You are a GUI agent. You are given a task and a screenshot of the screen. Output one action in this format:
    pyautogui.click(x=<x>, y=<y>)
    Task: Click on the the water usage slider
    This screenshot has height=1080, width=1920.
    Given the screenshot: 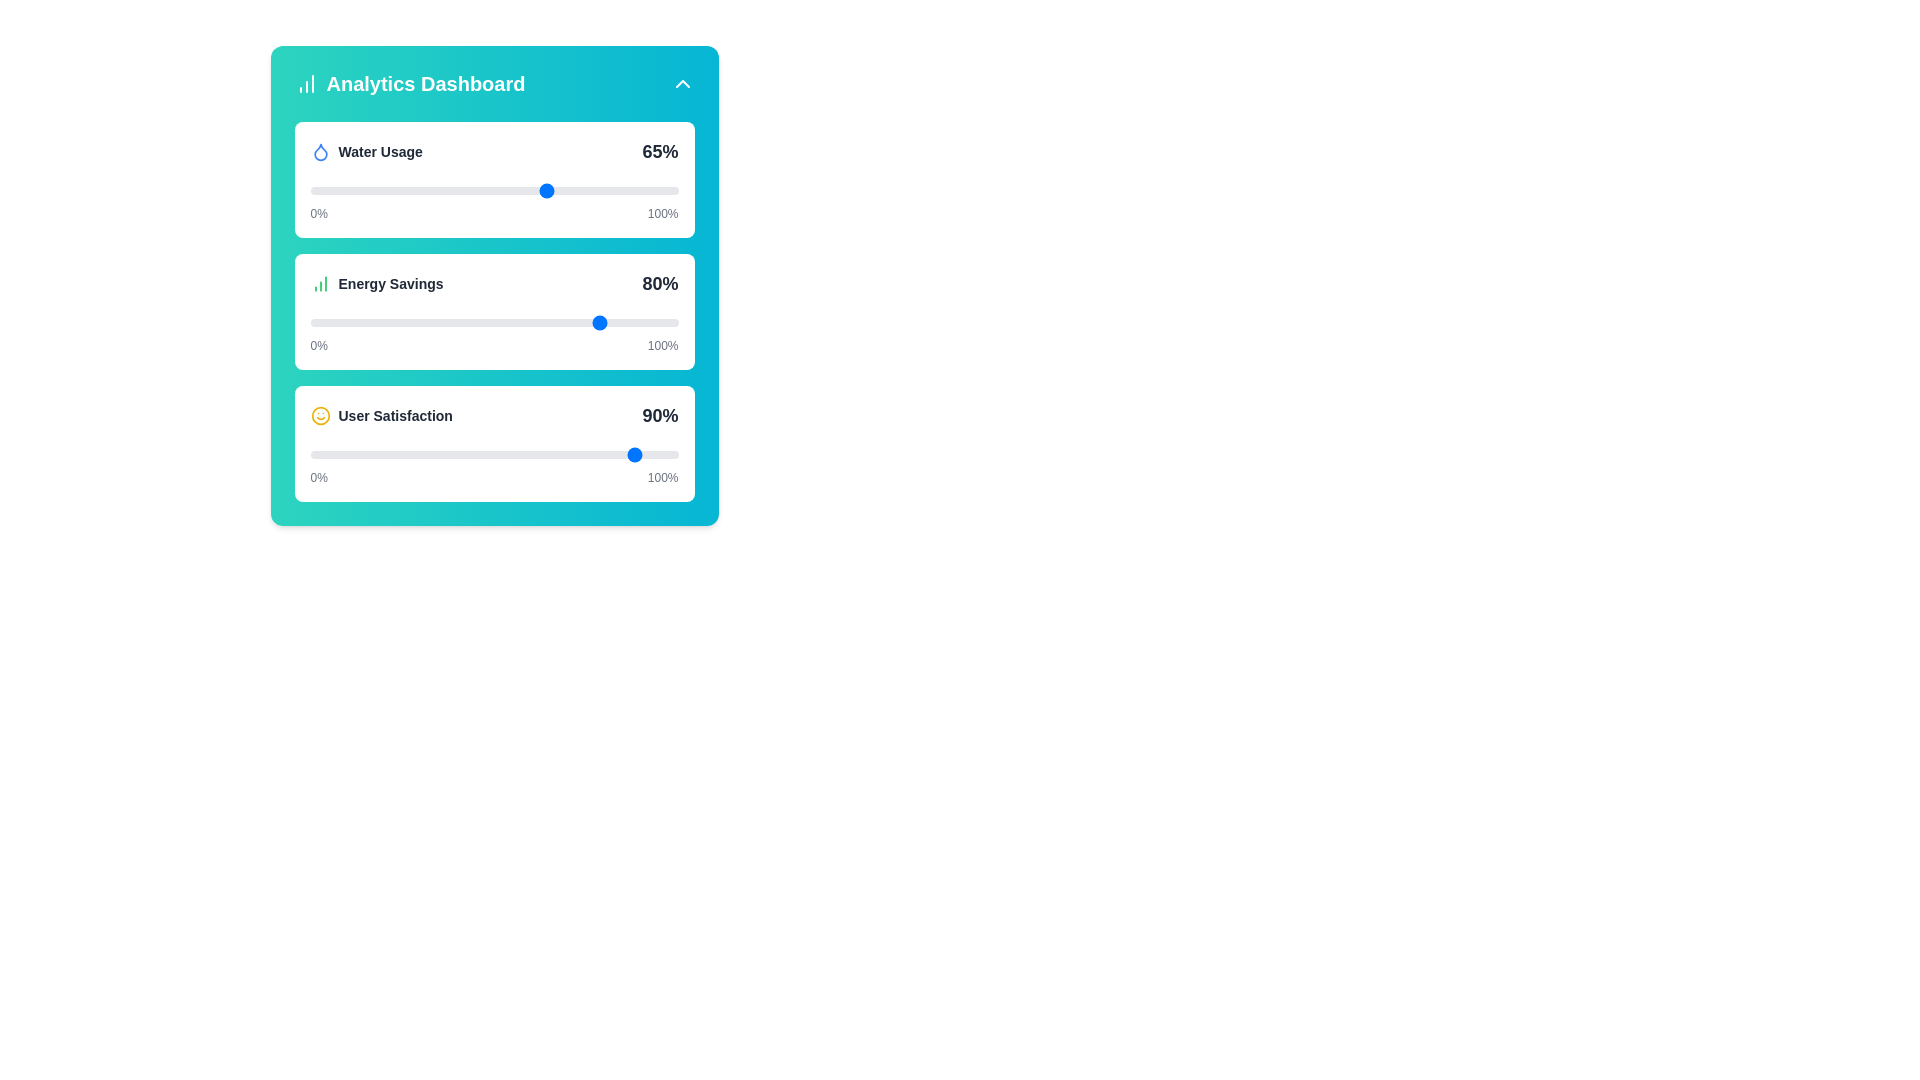 What is the action you would take?
    pyautogui.click(x=475, y=191)
    